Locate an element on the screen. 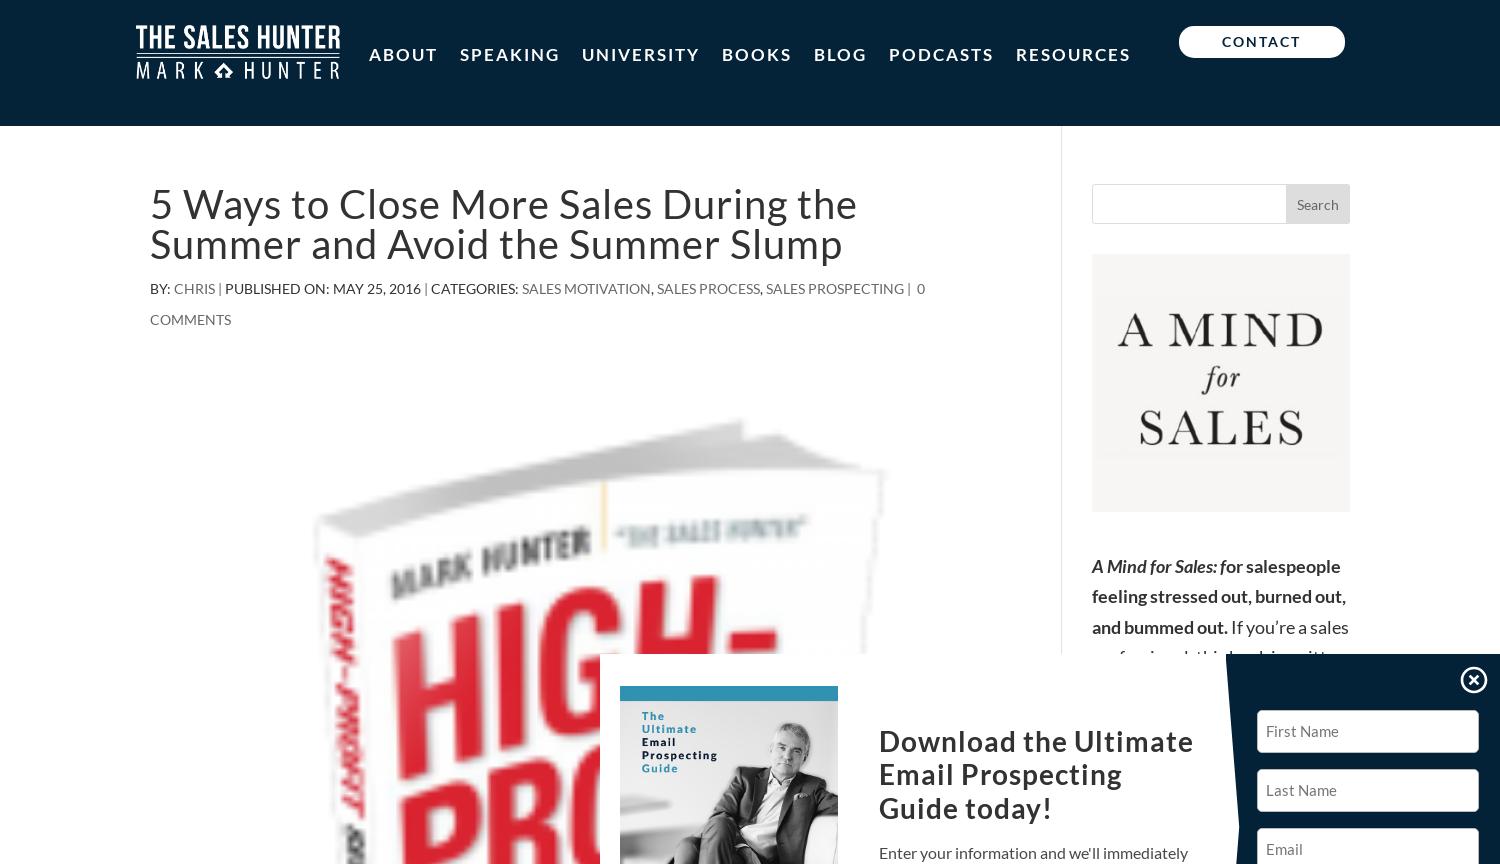 The height and width of the screenshot is (864, 1500). 'Books' is located at coordinates (757, 54).